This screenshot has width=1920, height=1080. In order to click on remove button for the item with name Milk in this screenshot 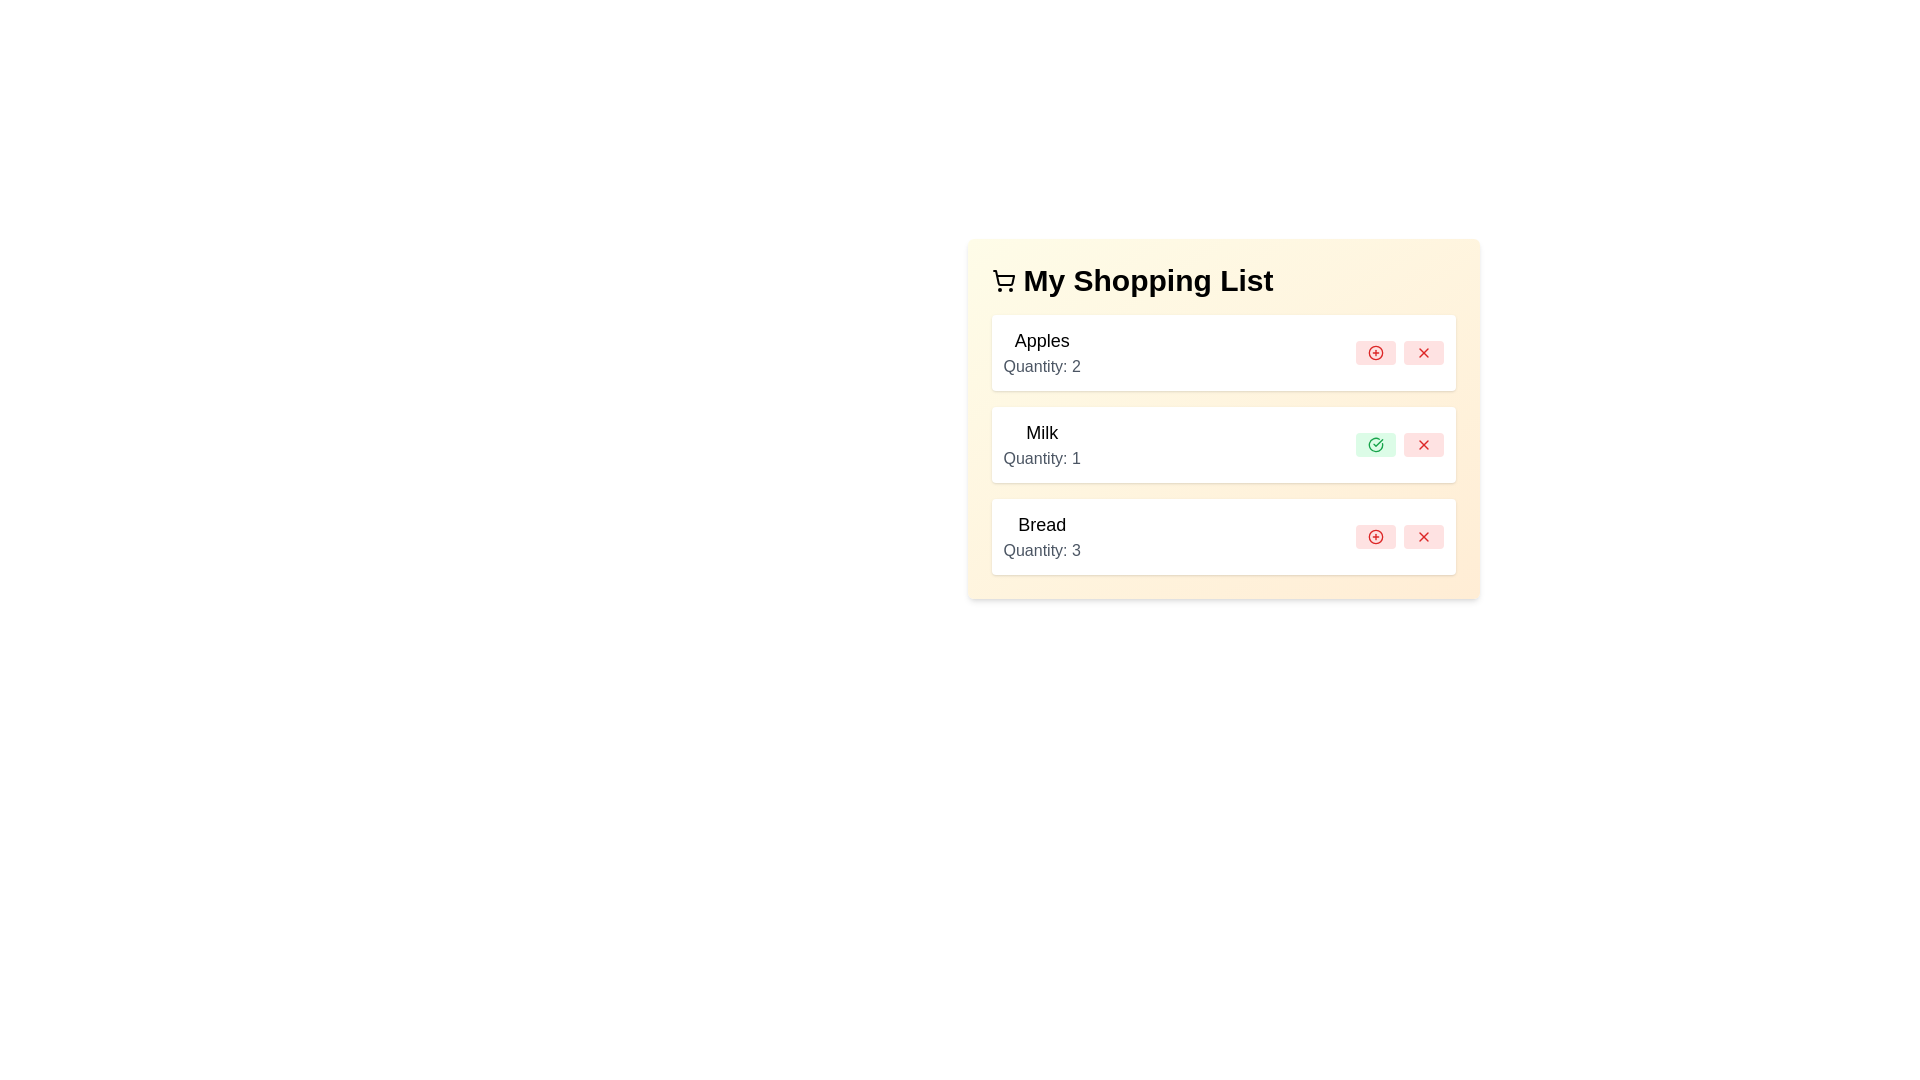, I will do `click(1422, 443)`.